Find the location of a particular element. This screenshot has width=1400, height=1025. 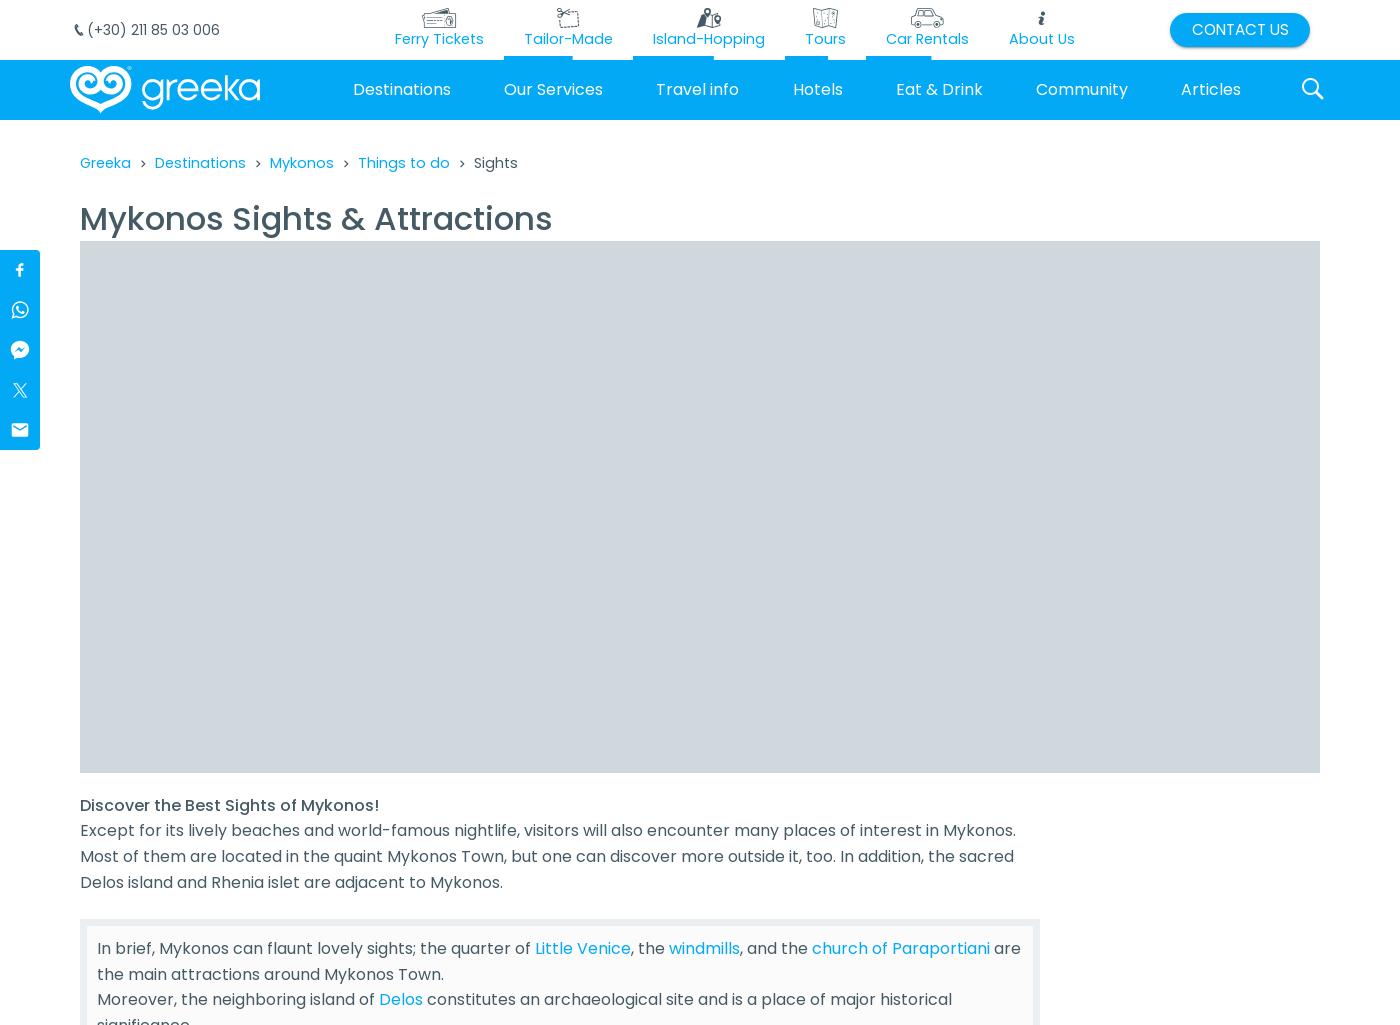

'Greeka' is located at coordinates (79, 161).